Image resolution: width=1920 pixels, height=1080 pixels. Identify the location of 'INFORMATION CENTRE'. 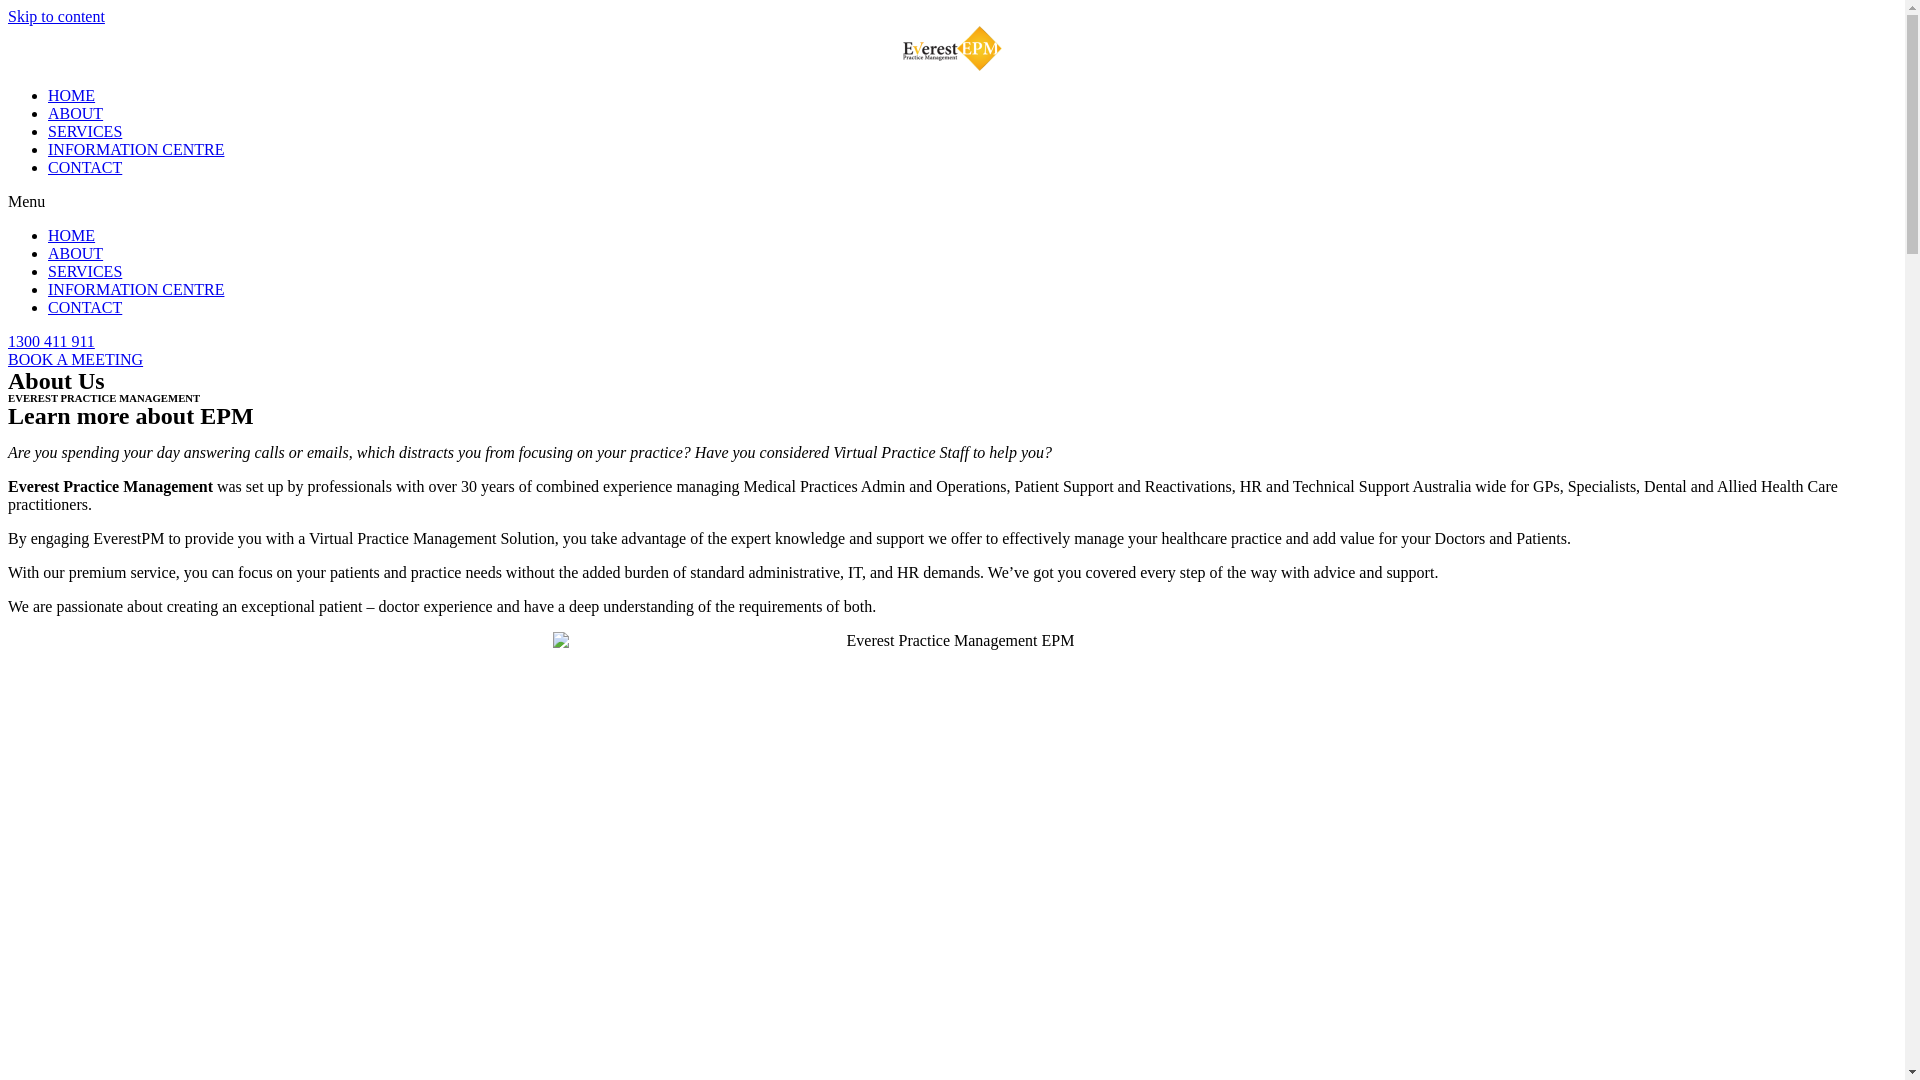
(134, 289).